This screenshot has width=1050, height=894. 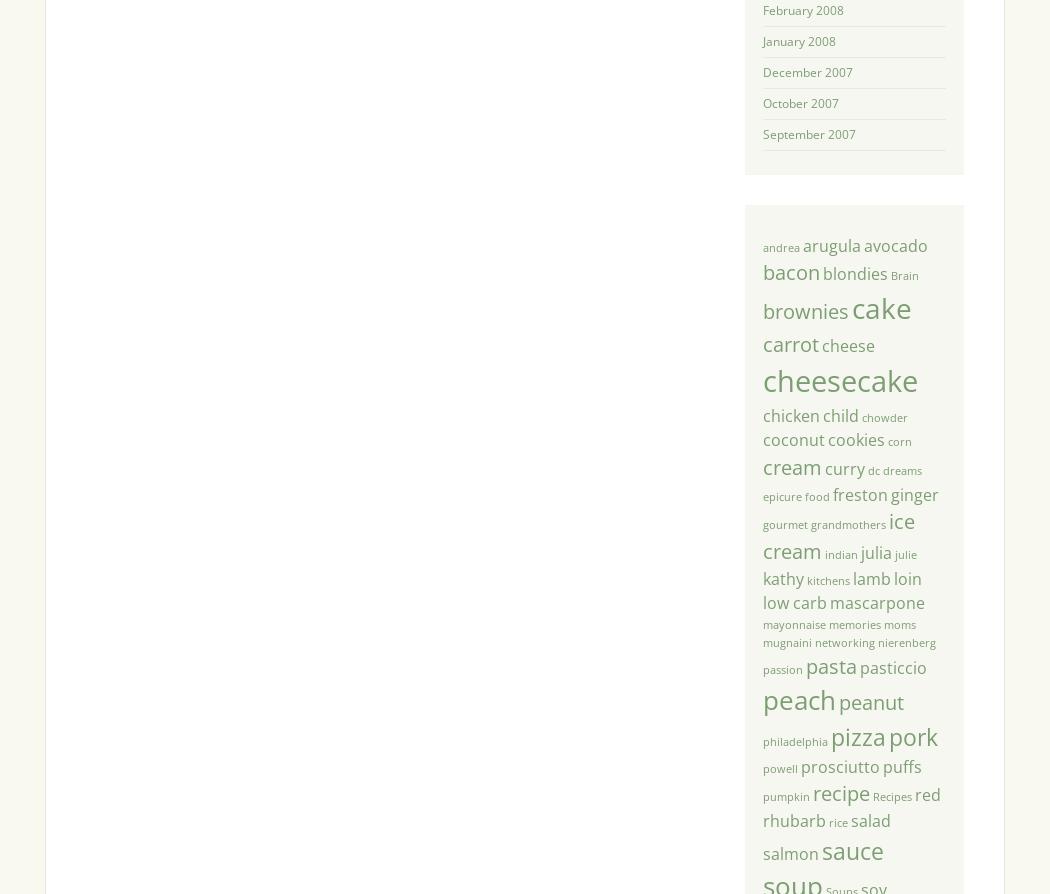 What do you see at coordinates (855, 439) in the screenshot?
I see `'cookies'` at bounding box center [855, 439].